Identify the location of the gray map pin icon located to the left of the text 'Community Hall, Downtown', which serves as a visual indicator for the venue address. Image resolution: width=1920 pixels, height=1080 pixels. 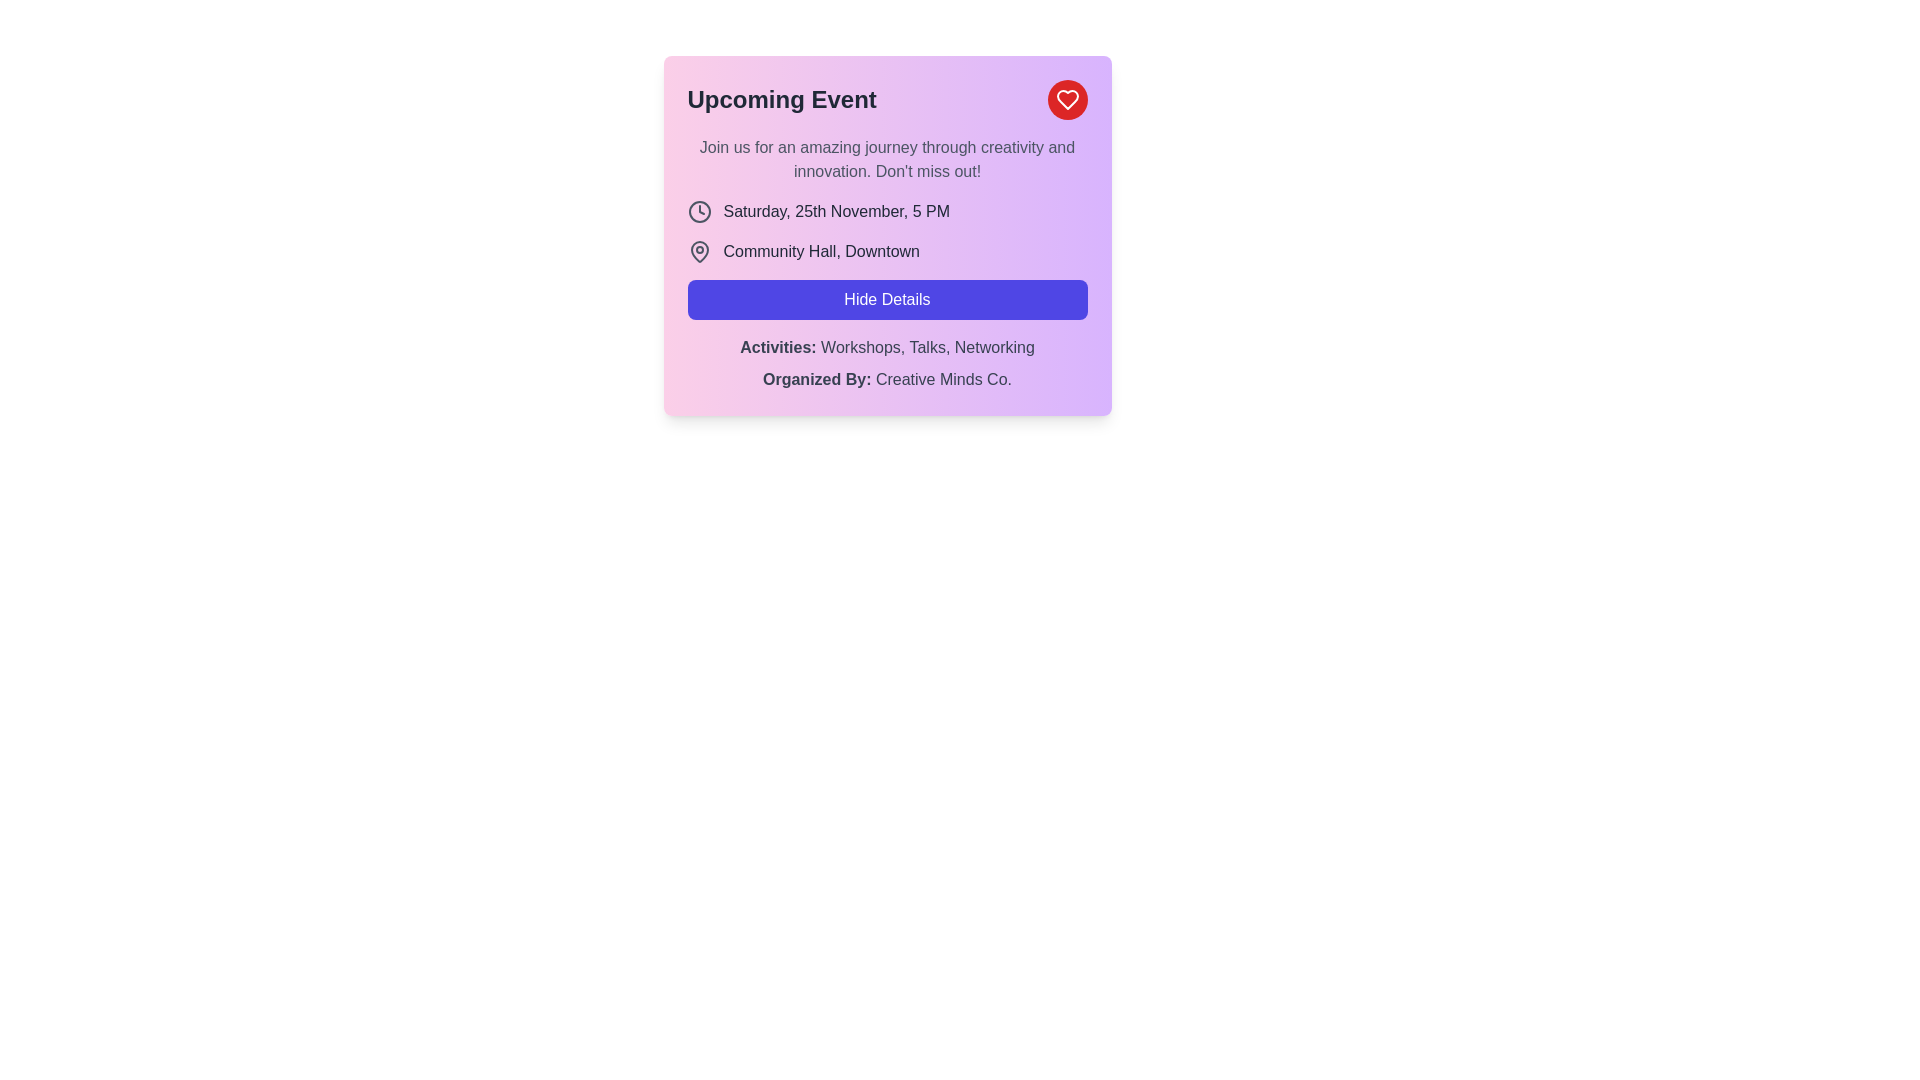
(699, 250).